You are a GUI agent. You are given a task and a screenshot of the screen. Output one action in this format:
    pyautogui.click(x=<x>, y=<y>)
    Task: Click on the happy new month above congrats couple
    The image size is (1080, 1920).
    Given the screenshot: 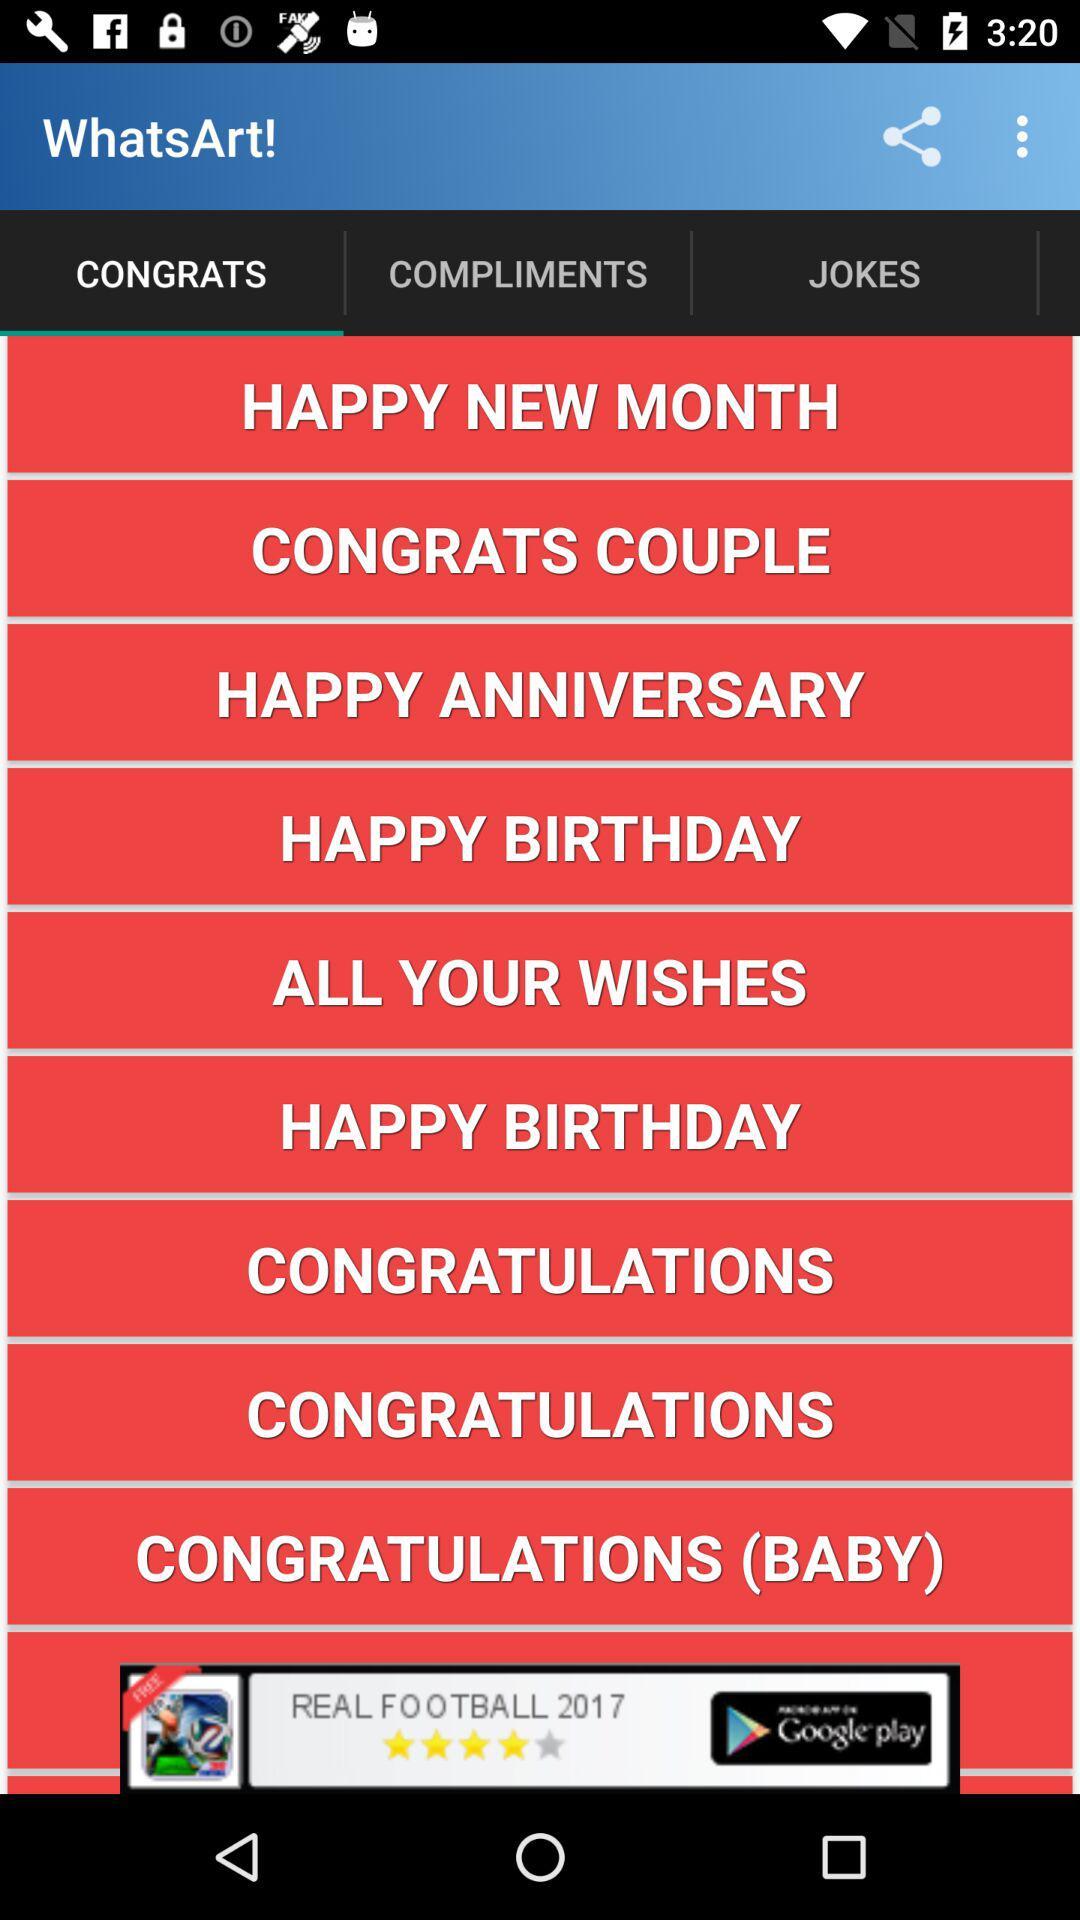 What is the action you would take?
    pyautogui.click(x=540, y=403)
    